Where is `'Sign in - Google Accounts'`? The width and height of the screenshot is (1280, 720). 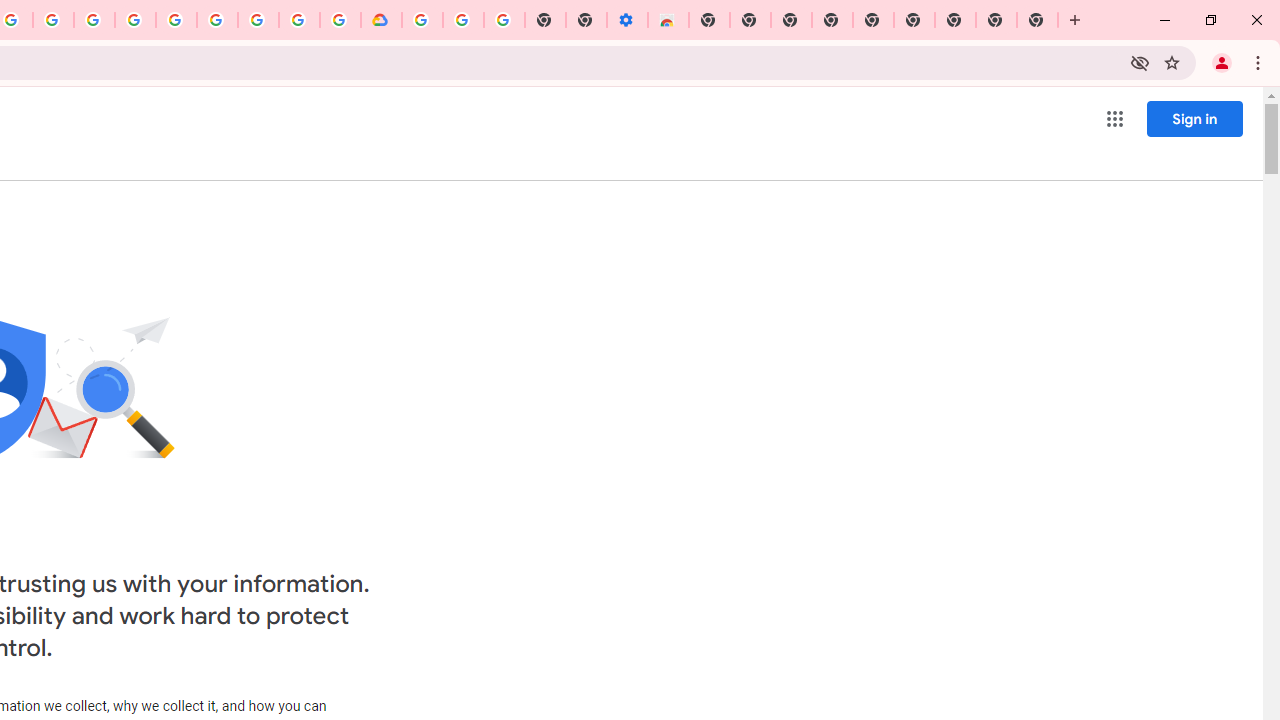
'Sign in - Google Accounts' is located at coordinates (421, 20).